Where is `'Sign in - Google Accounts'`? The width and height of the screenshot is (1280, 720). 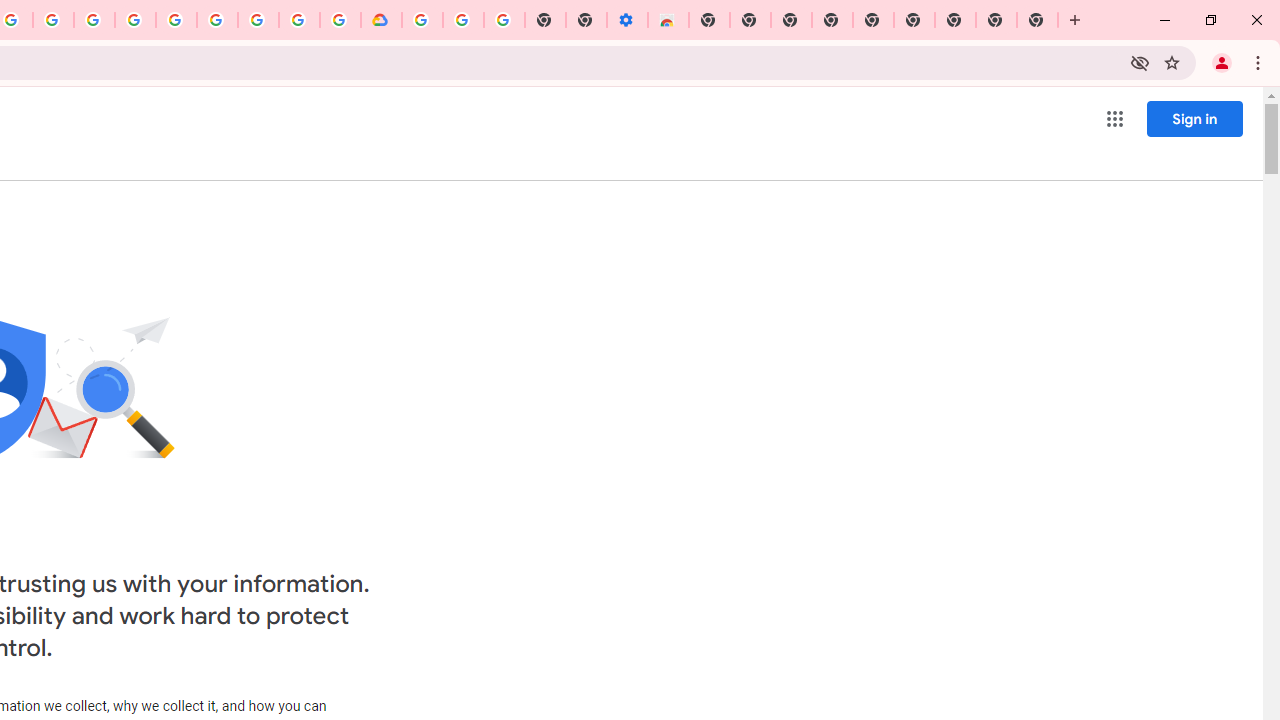
'Sign in - Google Accounts' is located at coordinates (421, 20).